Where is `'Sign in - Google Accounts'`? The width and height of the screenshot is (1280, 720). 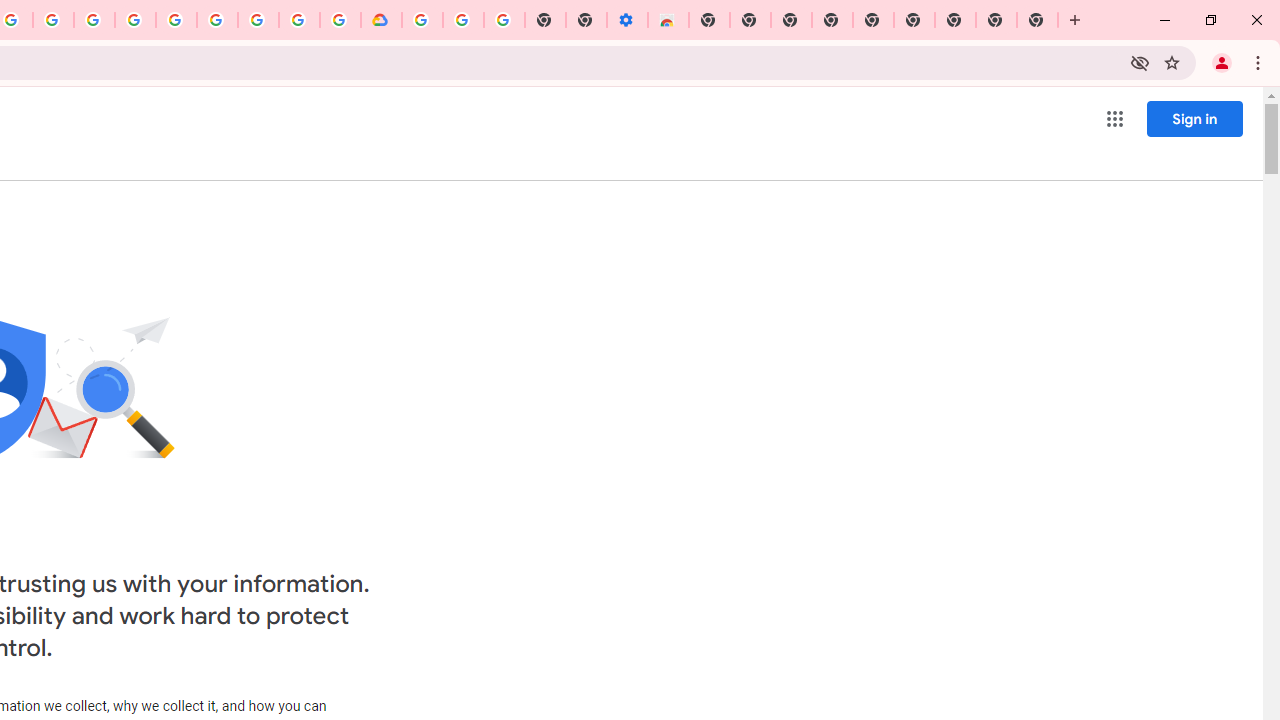
'Sign in - Google Accounts' is located at coordinates (421, 20).